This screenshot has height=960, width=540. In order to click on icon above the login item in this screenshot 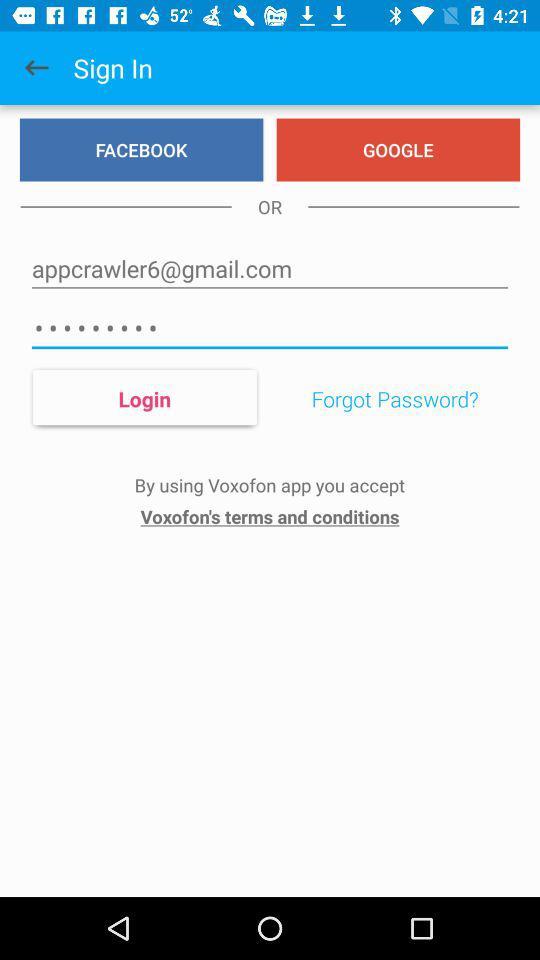, I will do `click(270, 328)`.